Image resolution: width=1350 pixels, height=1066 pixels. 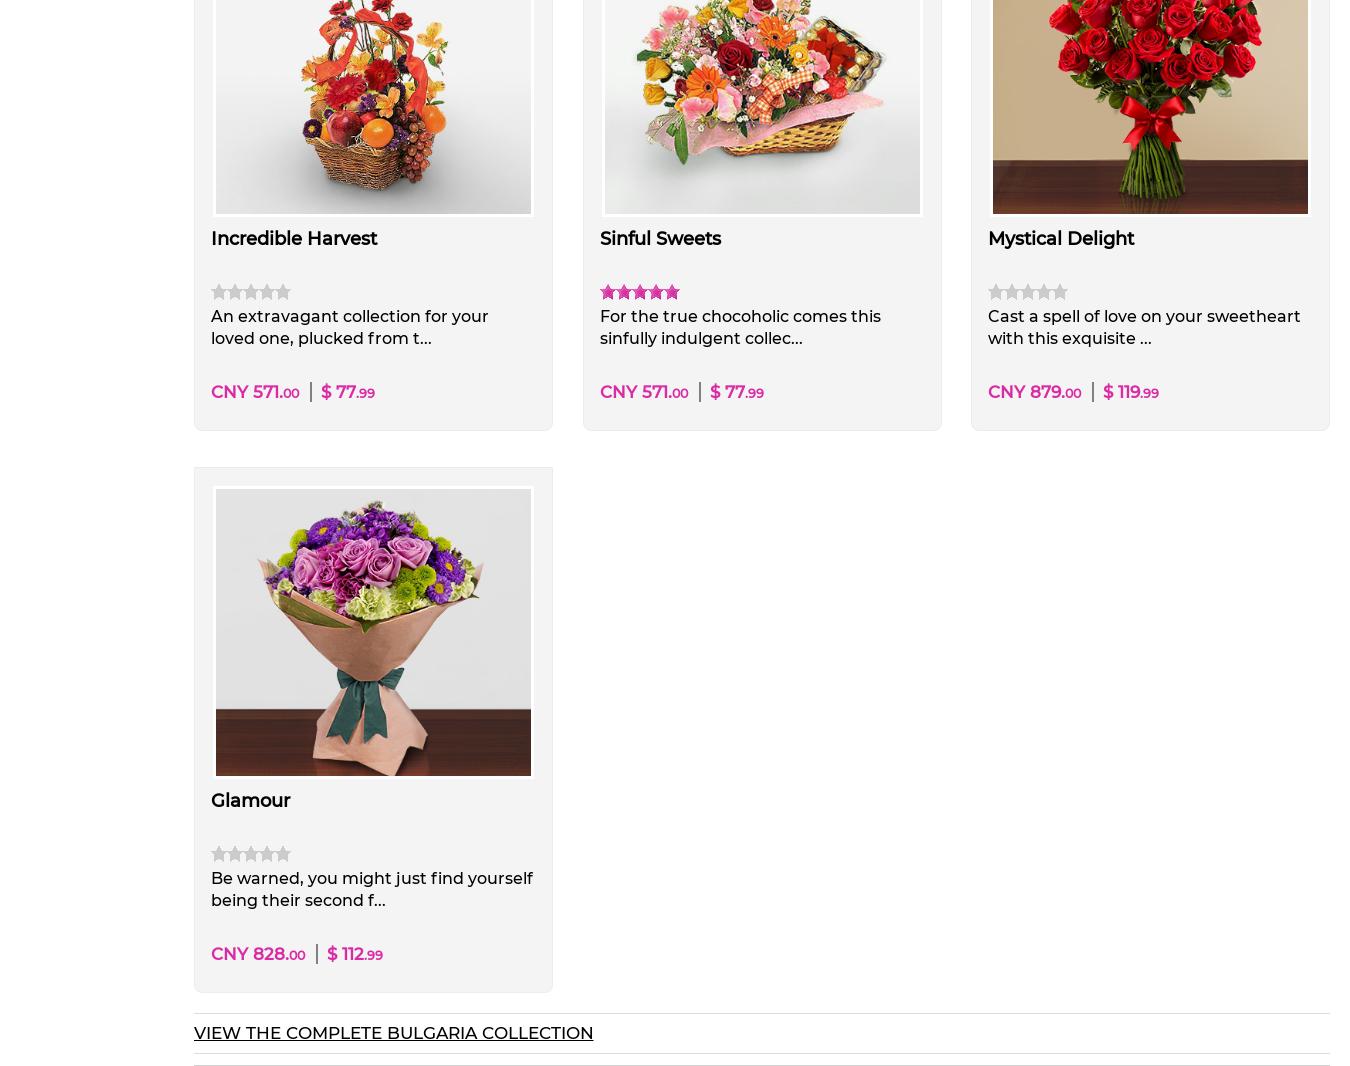 I want to click on 'Cast a spell of love on your sweetheart with this exquisite ...', so click(x=985, y=326).